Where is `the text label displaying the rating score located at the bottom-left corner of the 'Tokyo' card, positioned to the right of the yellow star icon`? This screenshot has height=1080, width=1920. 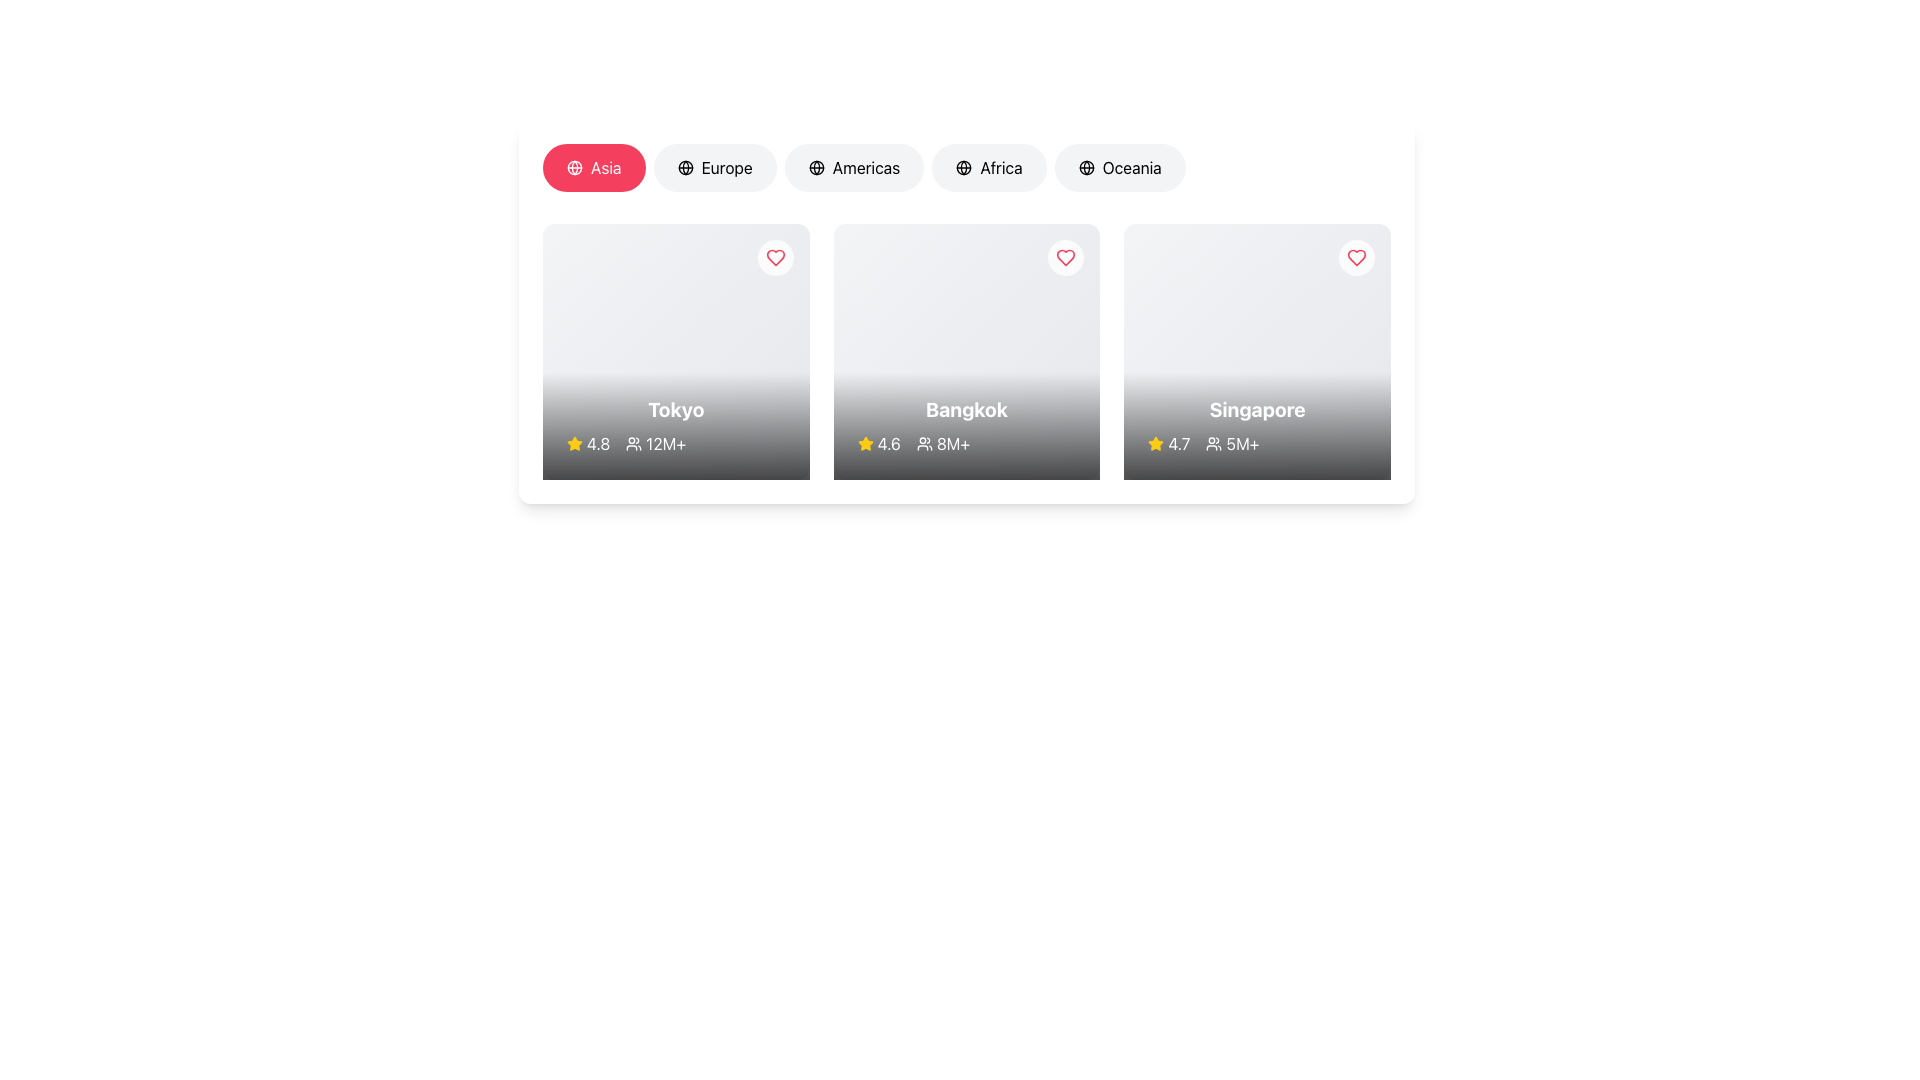
the text label displaying the rating score located at the bottom-left corner of the 'Tokyo' card, positioned to the right of the yellow star icon is located at coordinates (597, 442).